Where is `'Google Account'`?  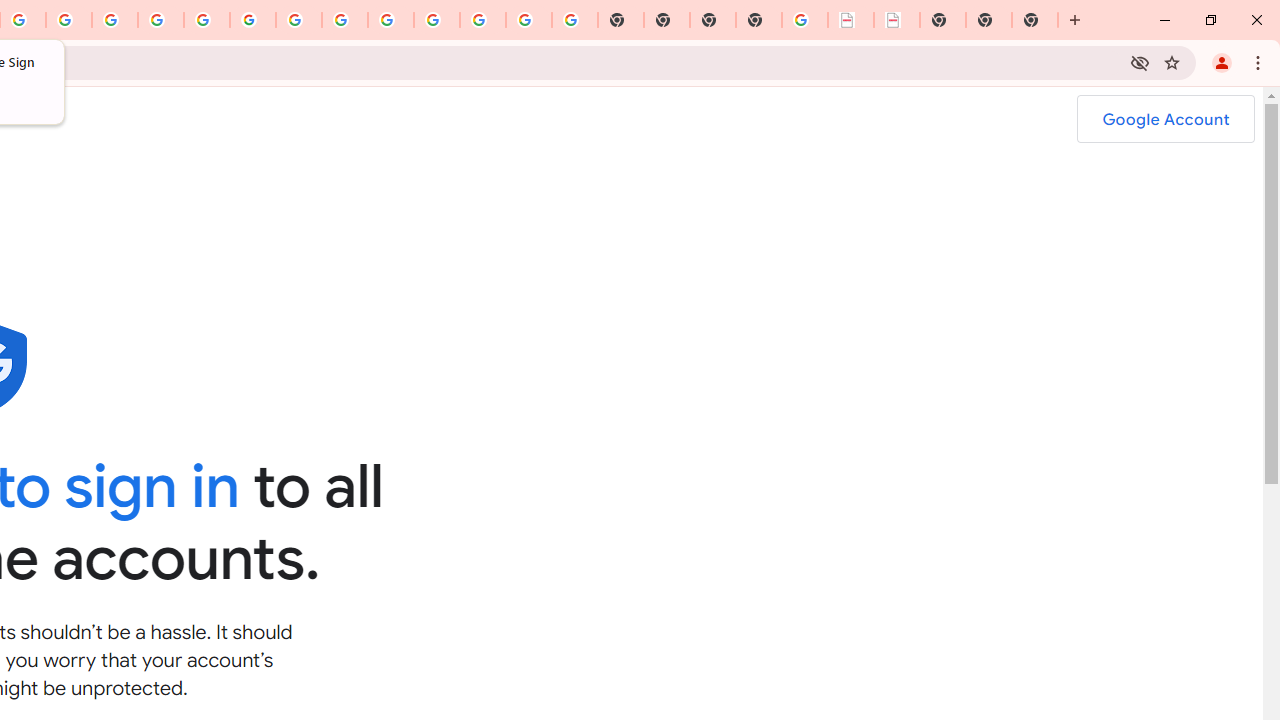 'Google Account' is located at coordinates (1165, 119).